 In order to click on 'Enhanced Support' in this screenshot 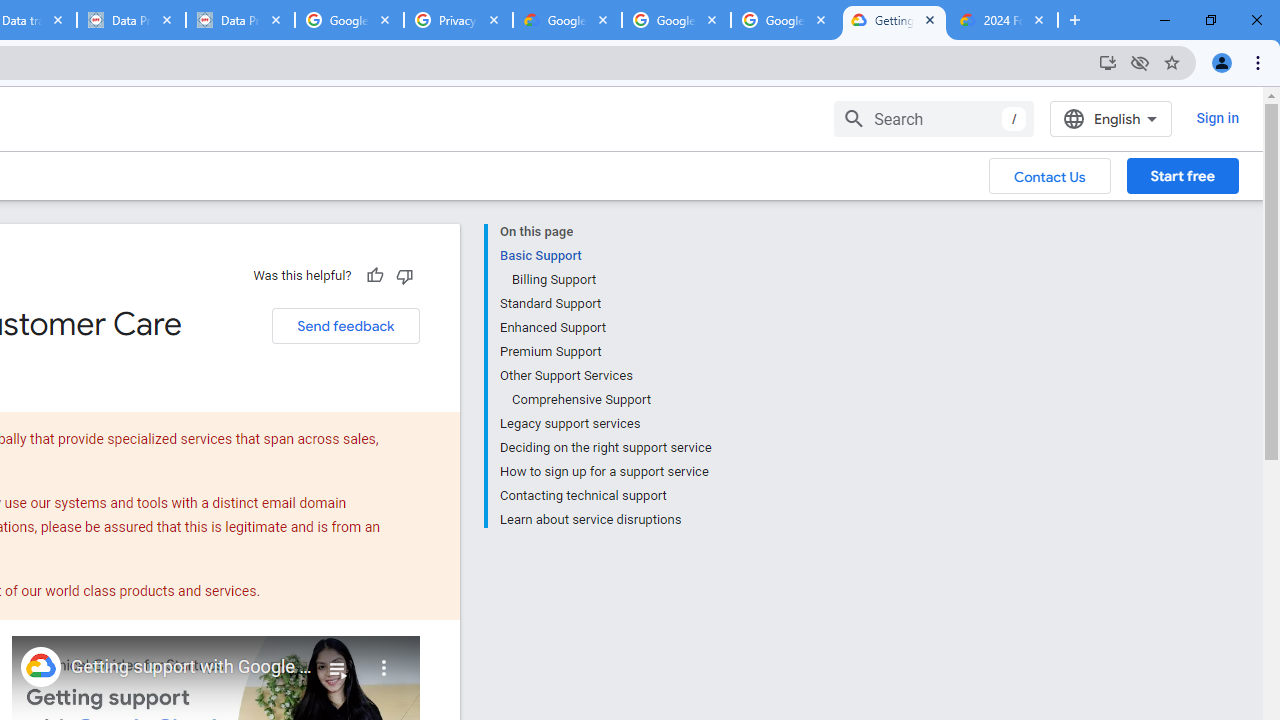, I will do `click(604, 326)`.